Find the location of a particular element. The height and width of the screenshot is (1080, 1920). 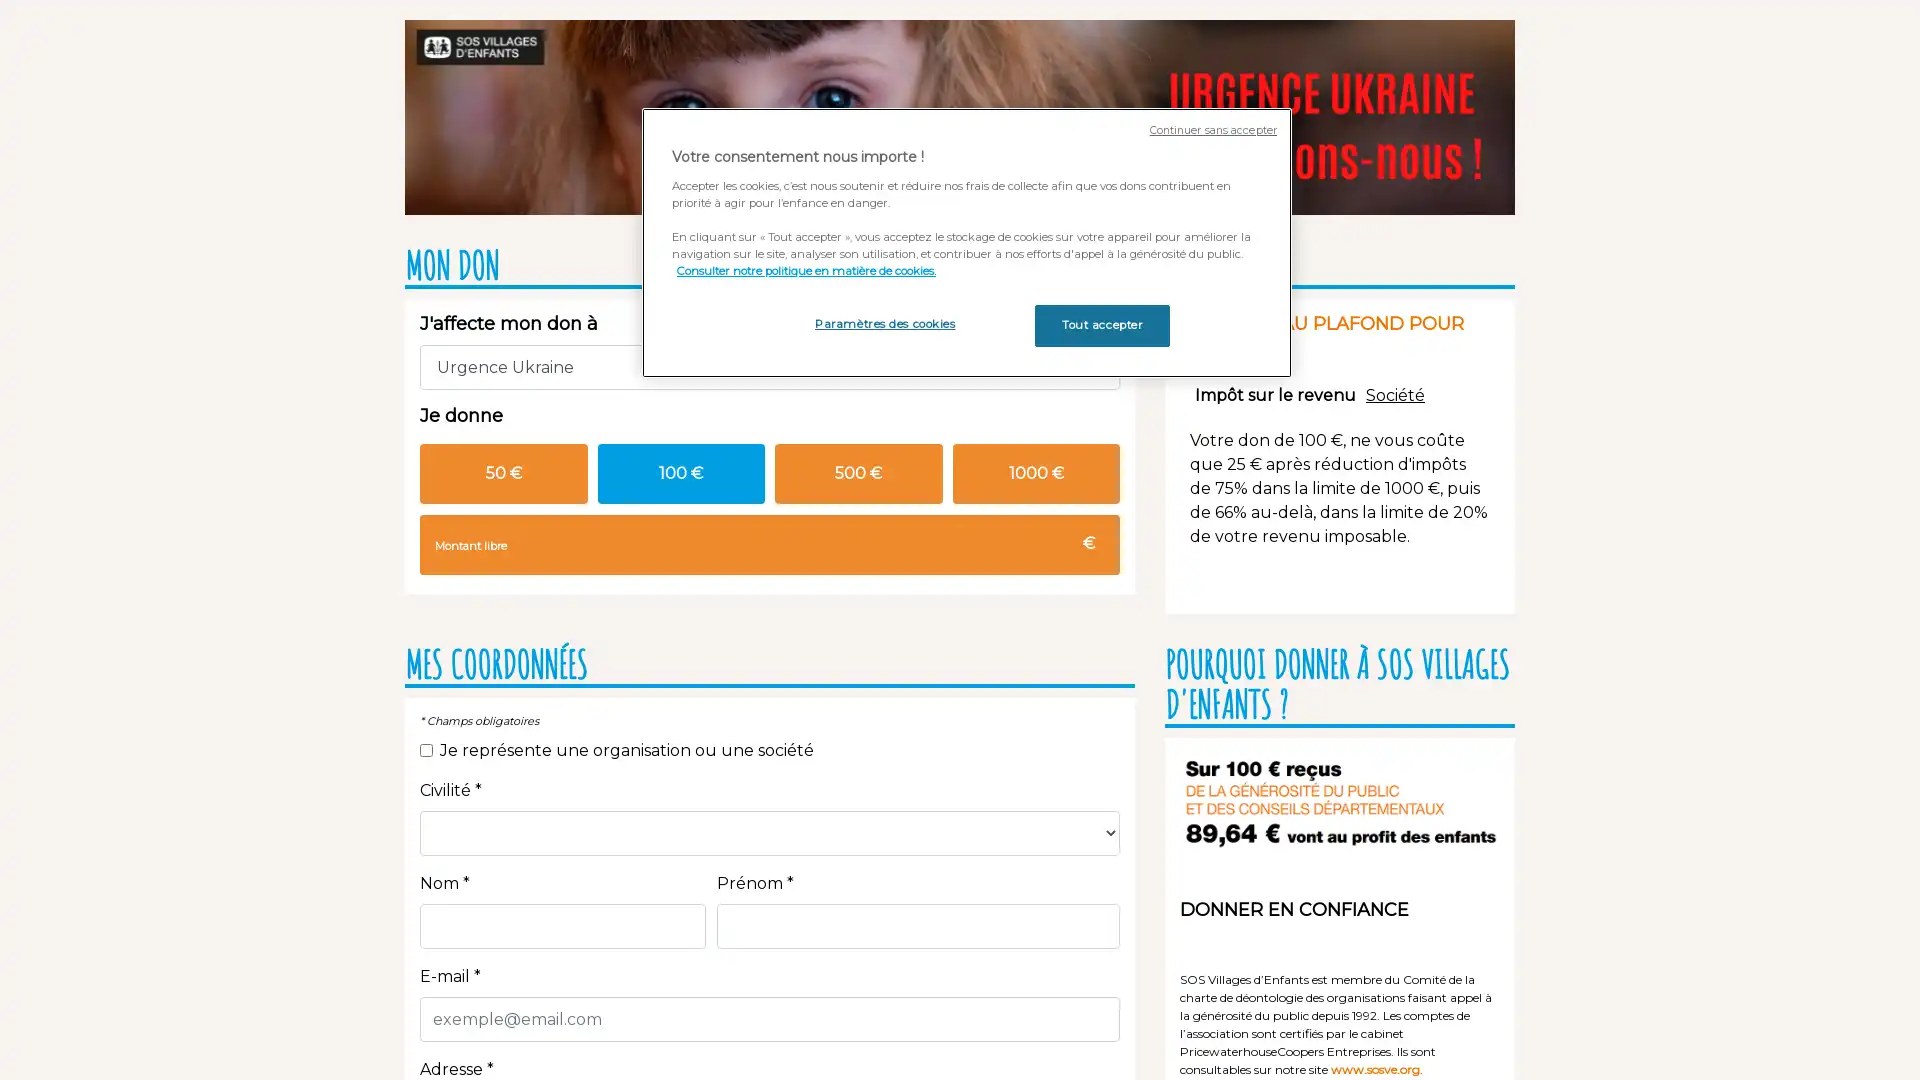

Affiche le contenu de defiscalisation pour is located at coordinates (1394, 394).